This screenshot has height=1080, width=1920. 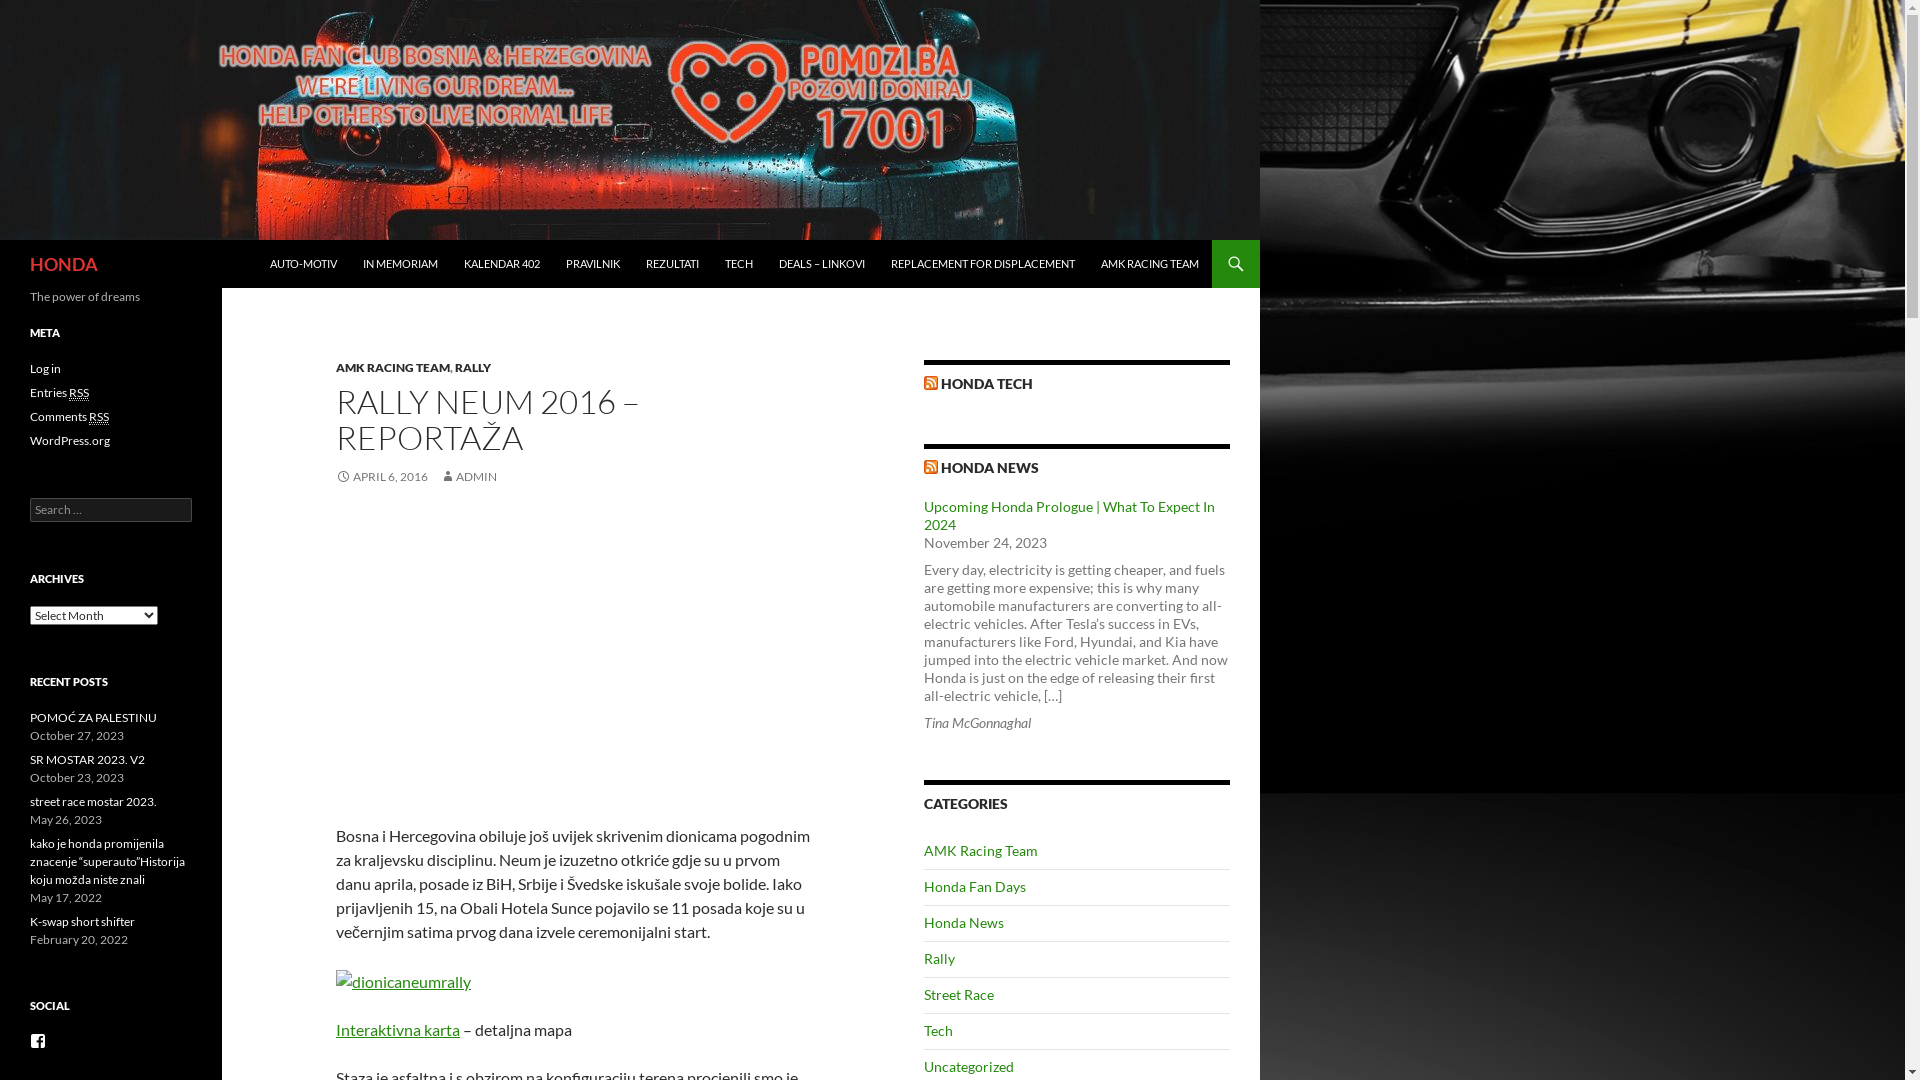 What do you see at coordinates (937, 1030) in the screenshot?
I see `'Tech'` at bounding box center [937, 1030].